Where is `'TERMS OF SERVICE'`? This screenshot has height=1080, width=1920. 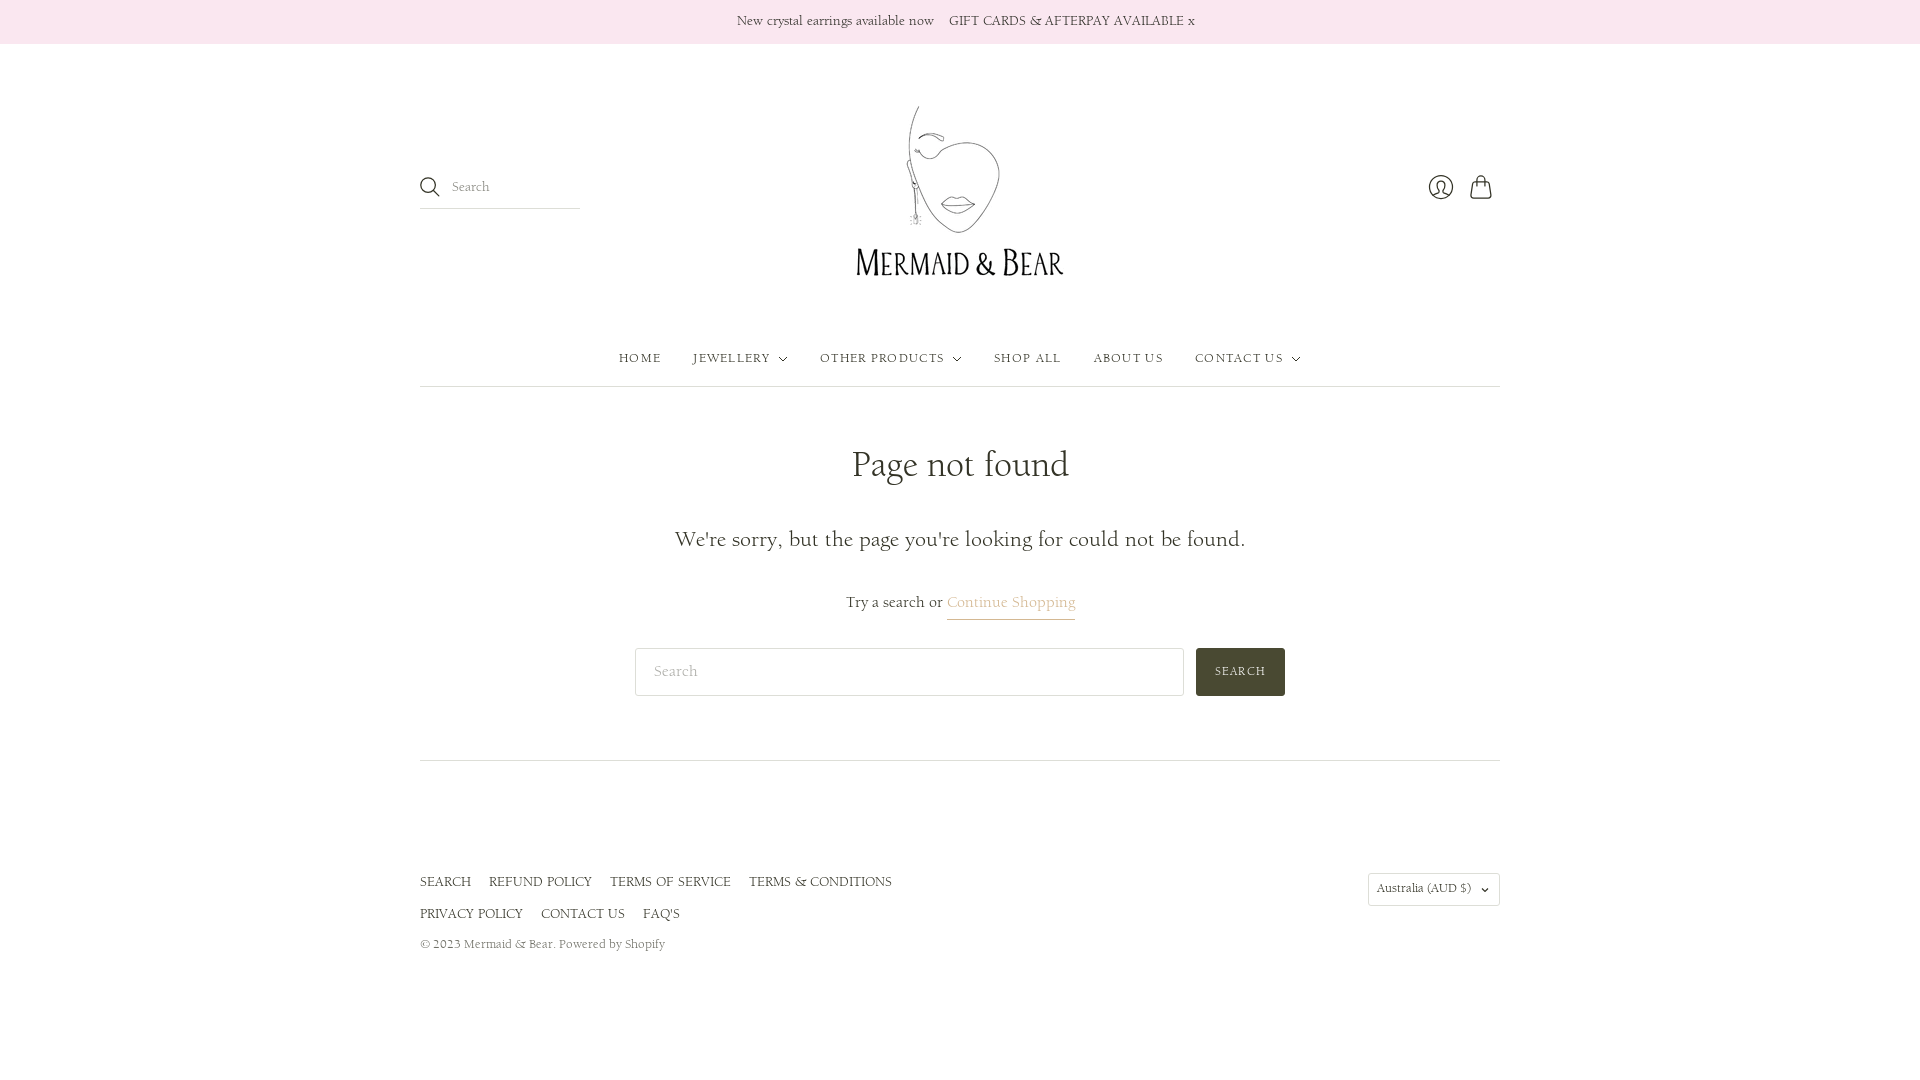
'TERMS OF SERVICE' is located at coordinates (670, 881).